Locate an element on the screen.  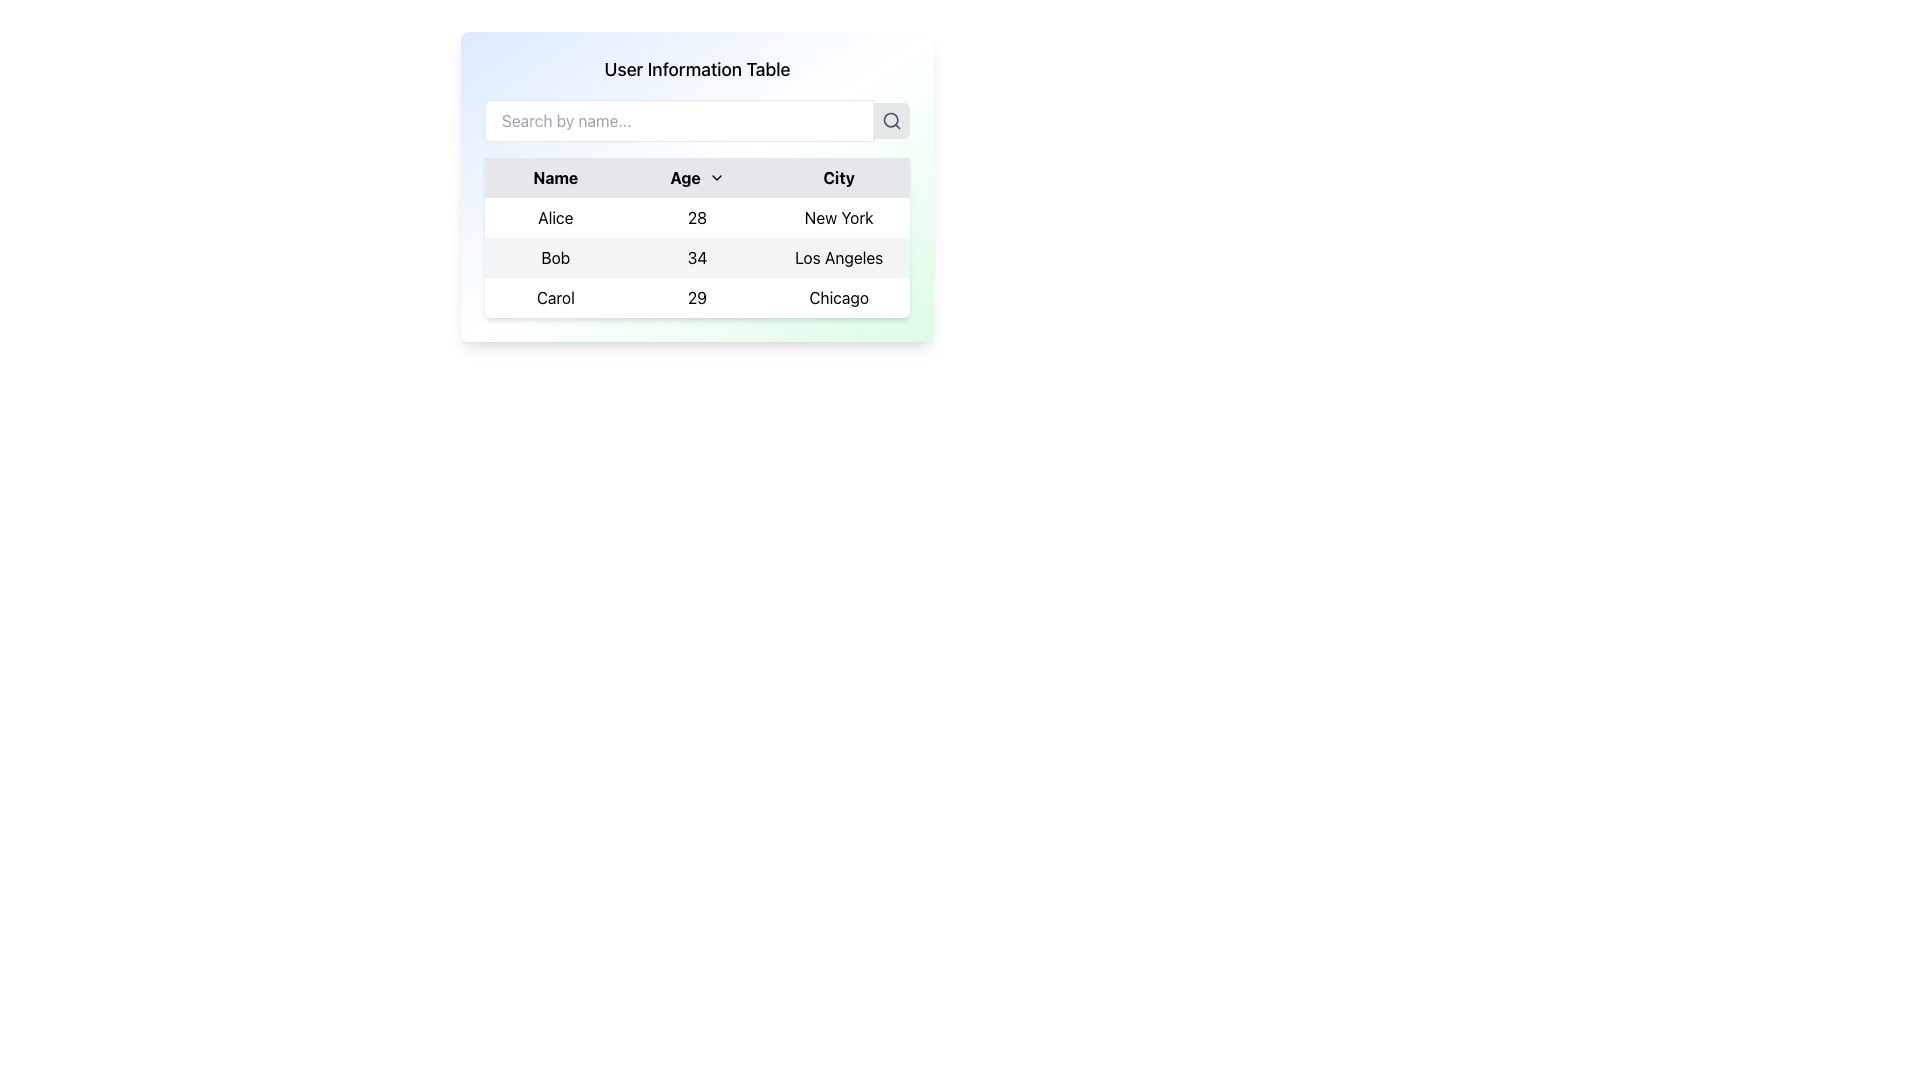
the table cell displaying 'Los Angeles' in the third column of the second row, corresponding to the entry for 'Bob,' age '34.' is located at coordinates (839, 257).